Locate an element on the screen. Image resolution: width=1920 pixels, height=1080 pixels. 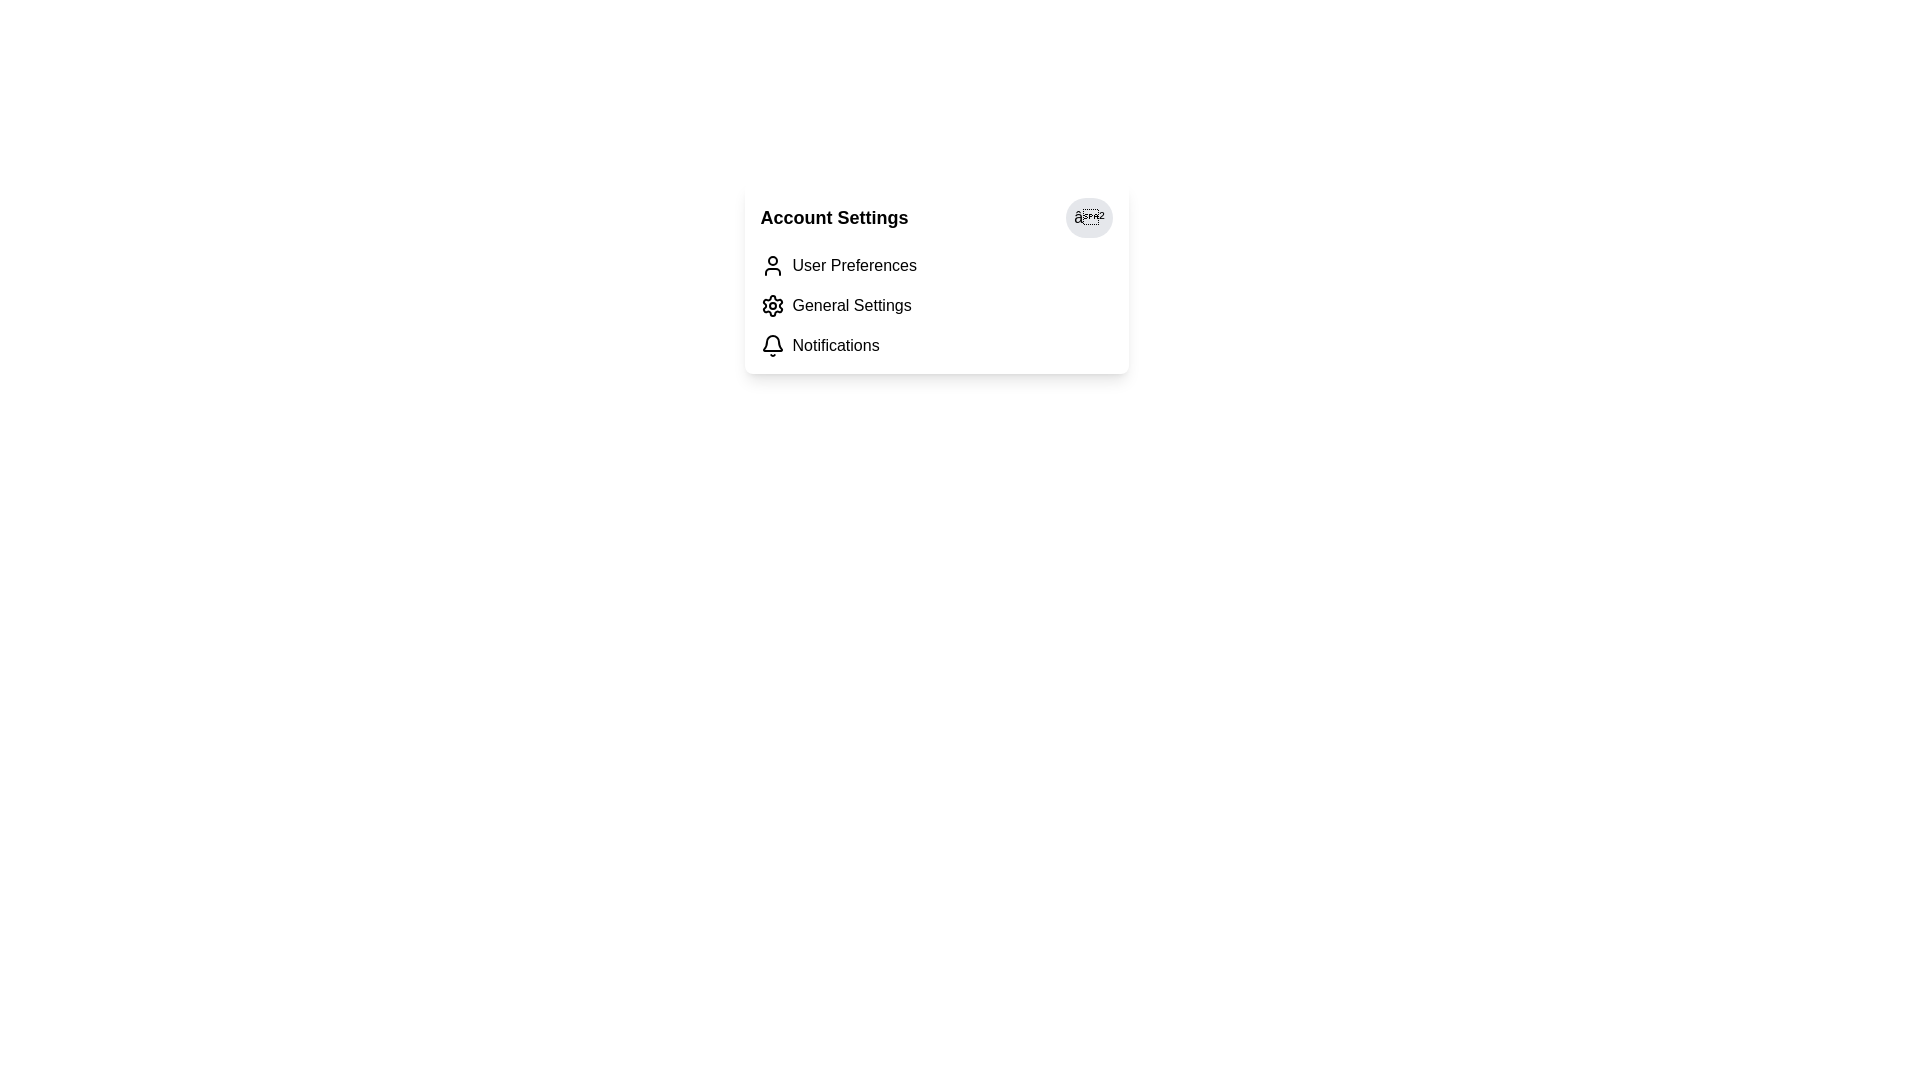
the second item in the vertical list of the 'Account Settings' card is located at coordinates (935, 305).